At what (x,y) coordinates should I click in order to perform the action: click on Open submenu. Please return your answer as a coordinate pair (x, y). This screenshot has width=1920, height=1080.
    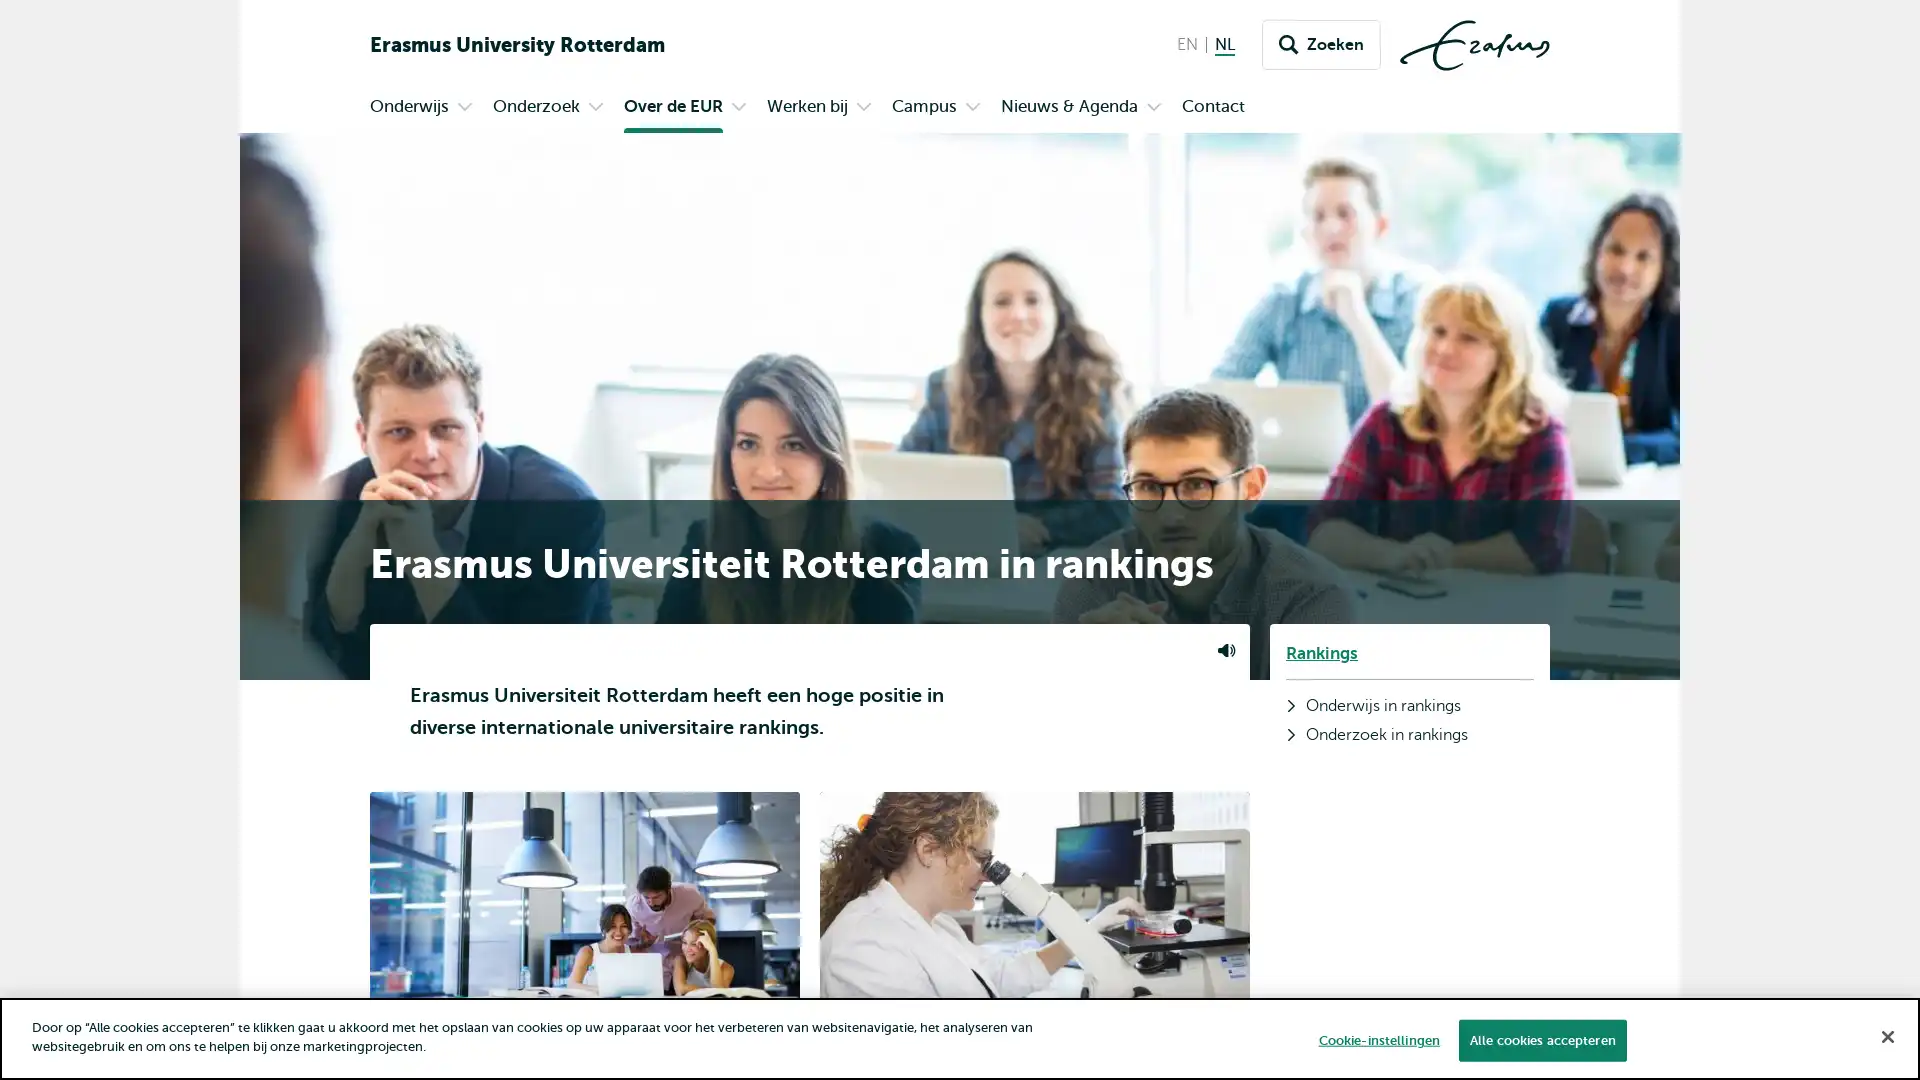
    Looking at the image, I should click on (594, 108).